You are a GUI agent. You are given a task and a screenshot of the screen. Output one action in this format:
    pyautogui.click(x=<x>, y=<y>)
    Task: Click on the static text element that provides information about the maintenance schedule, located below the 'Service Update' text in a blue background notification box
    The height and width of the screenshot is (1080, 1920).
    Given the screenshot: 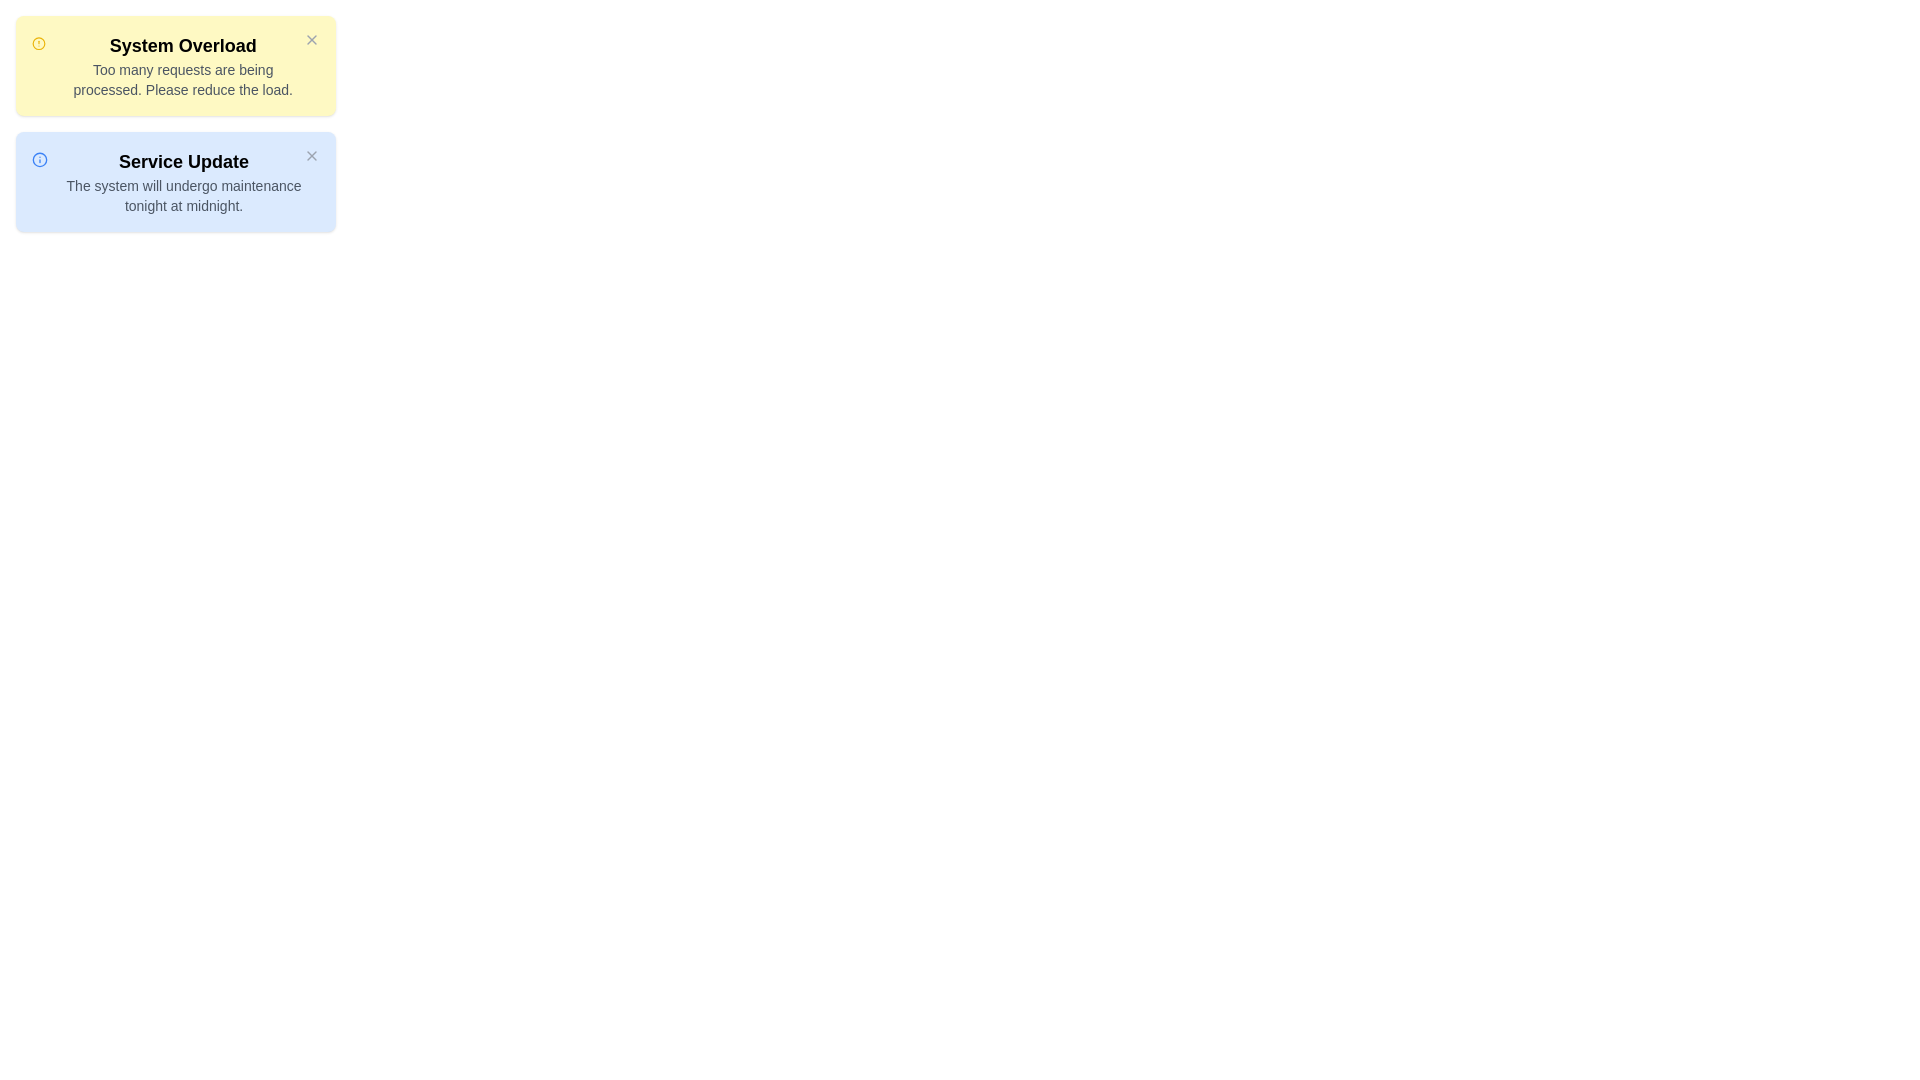 What is the action you would take?
    pyautogui.click(x=184, y=196)
    